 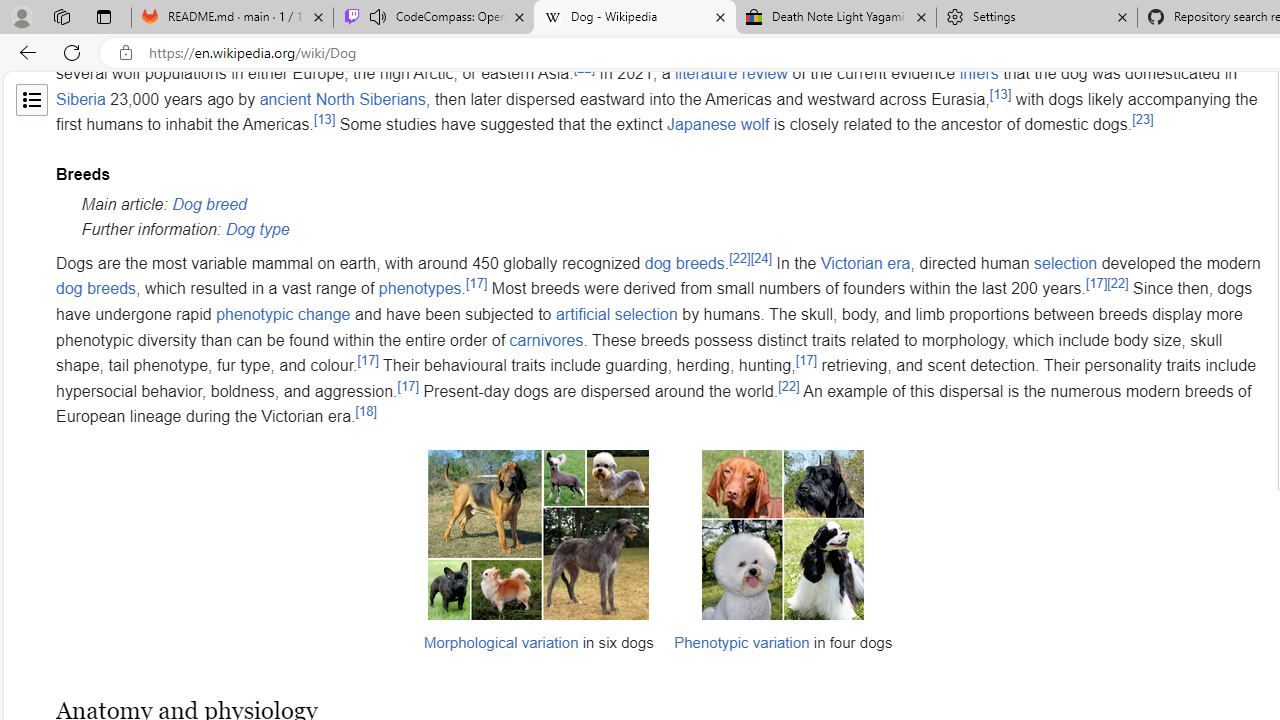 What do you see at coordinates (1143, 120) in the screenshot?
I see `'[23]'` at bounding box center [1143, 120].